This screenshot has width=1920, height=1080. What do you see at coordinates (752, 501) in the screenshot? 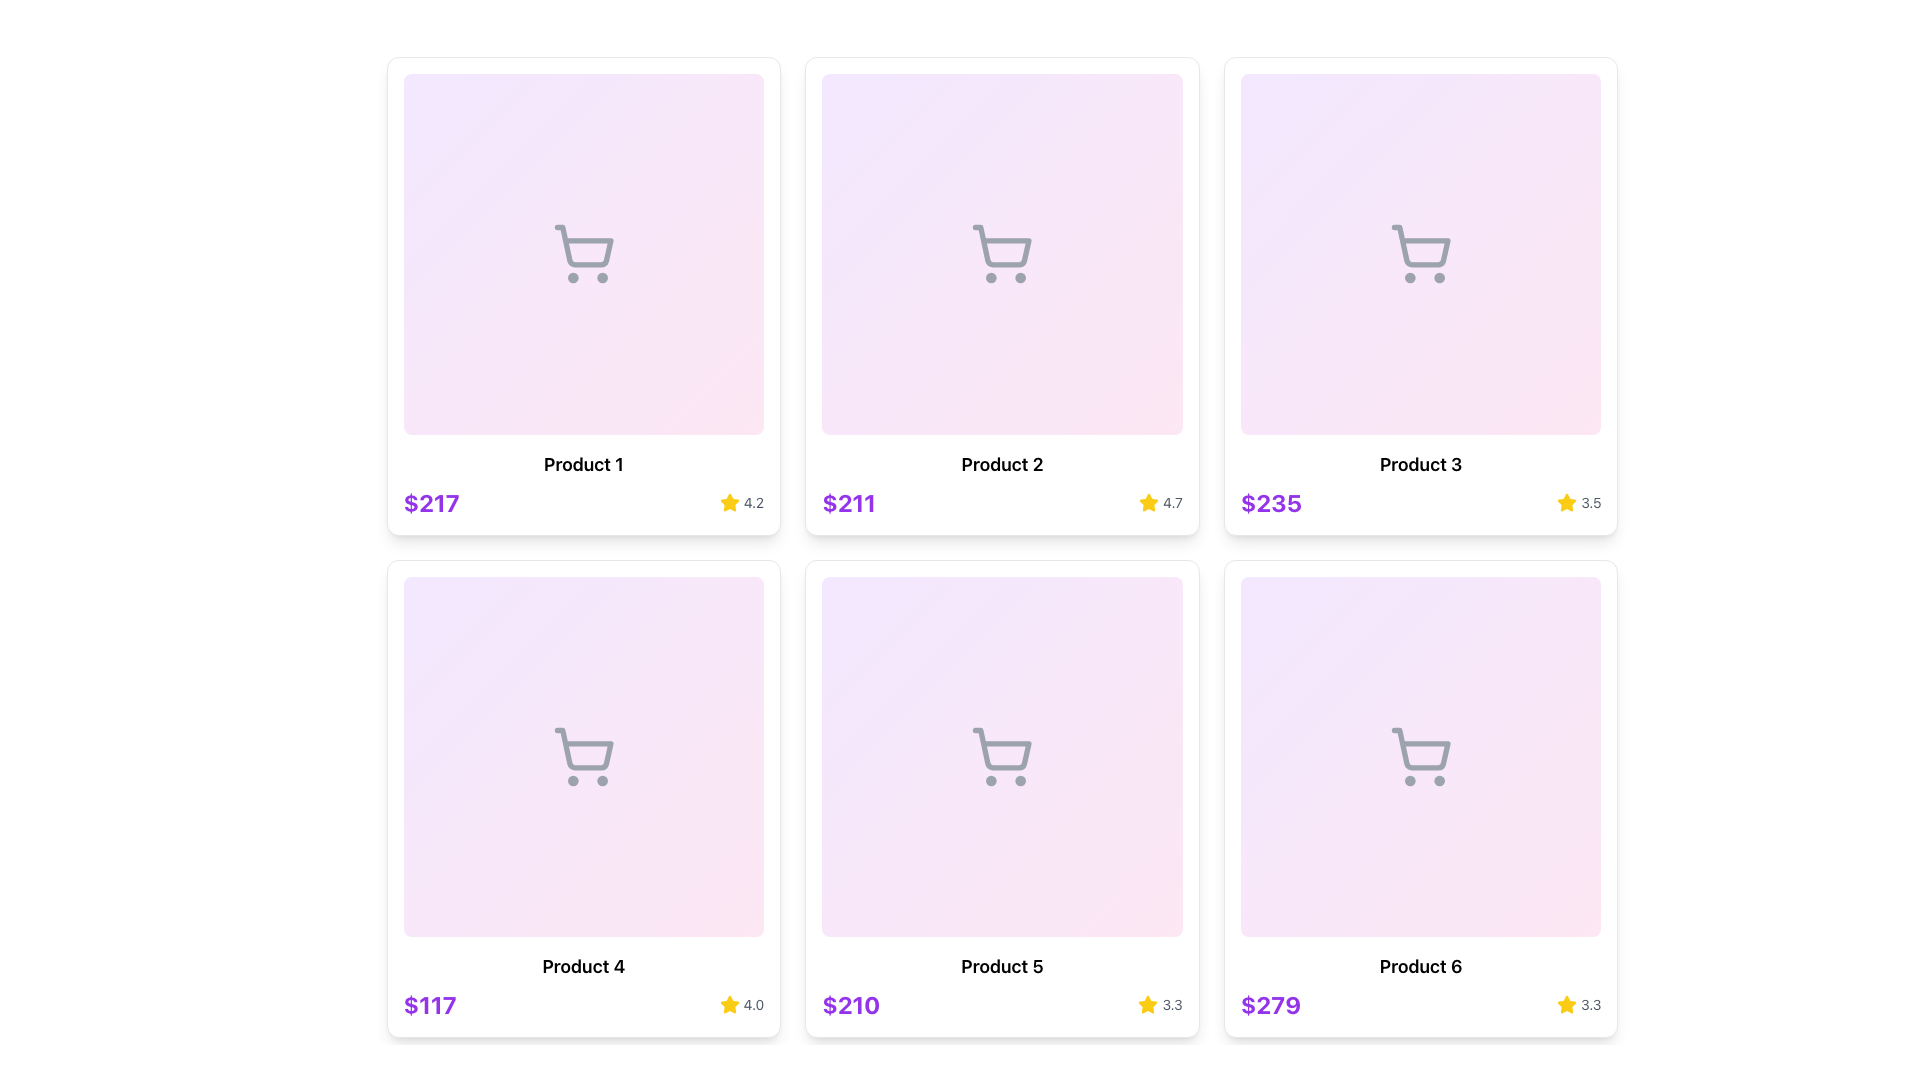
I see `text label displaying the numerical rating '4.2', which is styled in gray and positioned next to a yellow star icon for 'Product 1'` at bounding box center [752, 501].